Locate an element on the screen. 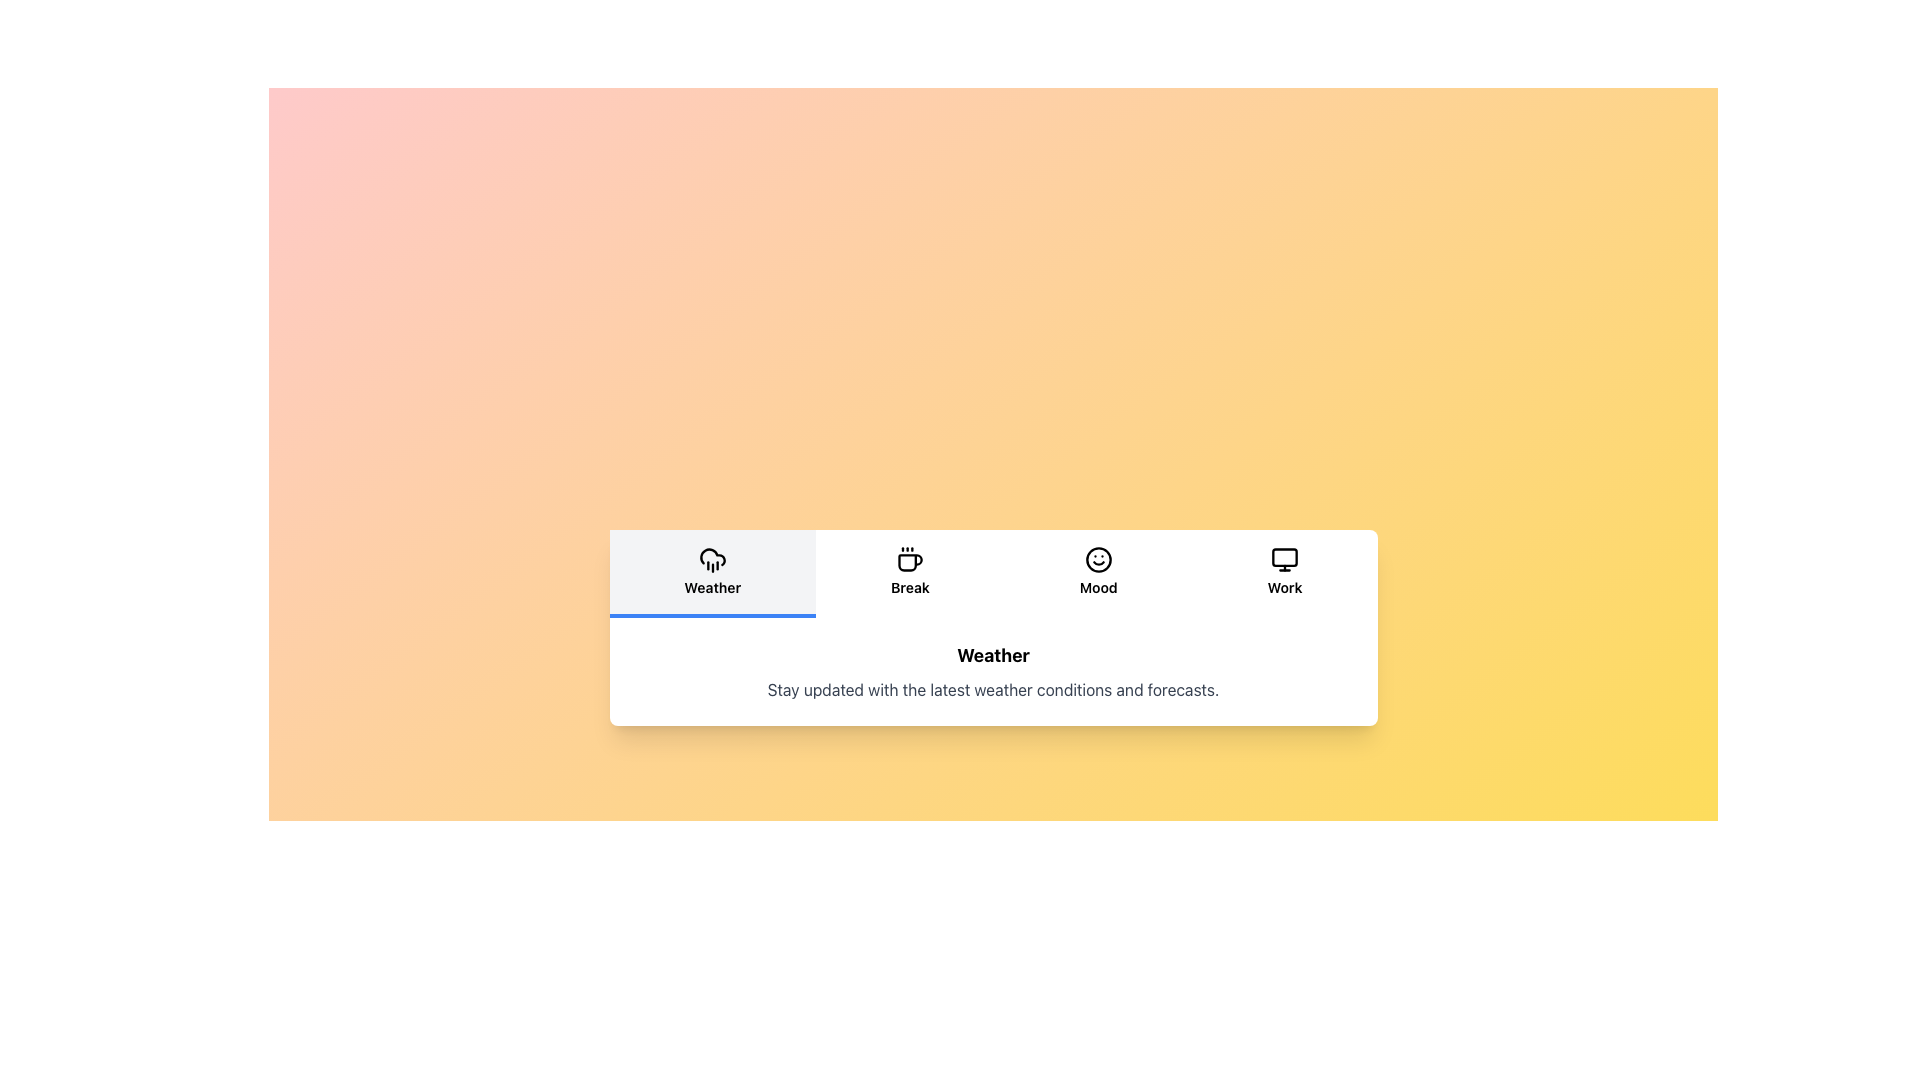 The height and width of the screenshot is (1080, 1920). the 'Break' menu item, which features a coffee cup icon with steaming lines and bold text, positioned centrally between the 'Weather' and 'Mood' items is located at coordinates (909, 571).